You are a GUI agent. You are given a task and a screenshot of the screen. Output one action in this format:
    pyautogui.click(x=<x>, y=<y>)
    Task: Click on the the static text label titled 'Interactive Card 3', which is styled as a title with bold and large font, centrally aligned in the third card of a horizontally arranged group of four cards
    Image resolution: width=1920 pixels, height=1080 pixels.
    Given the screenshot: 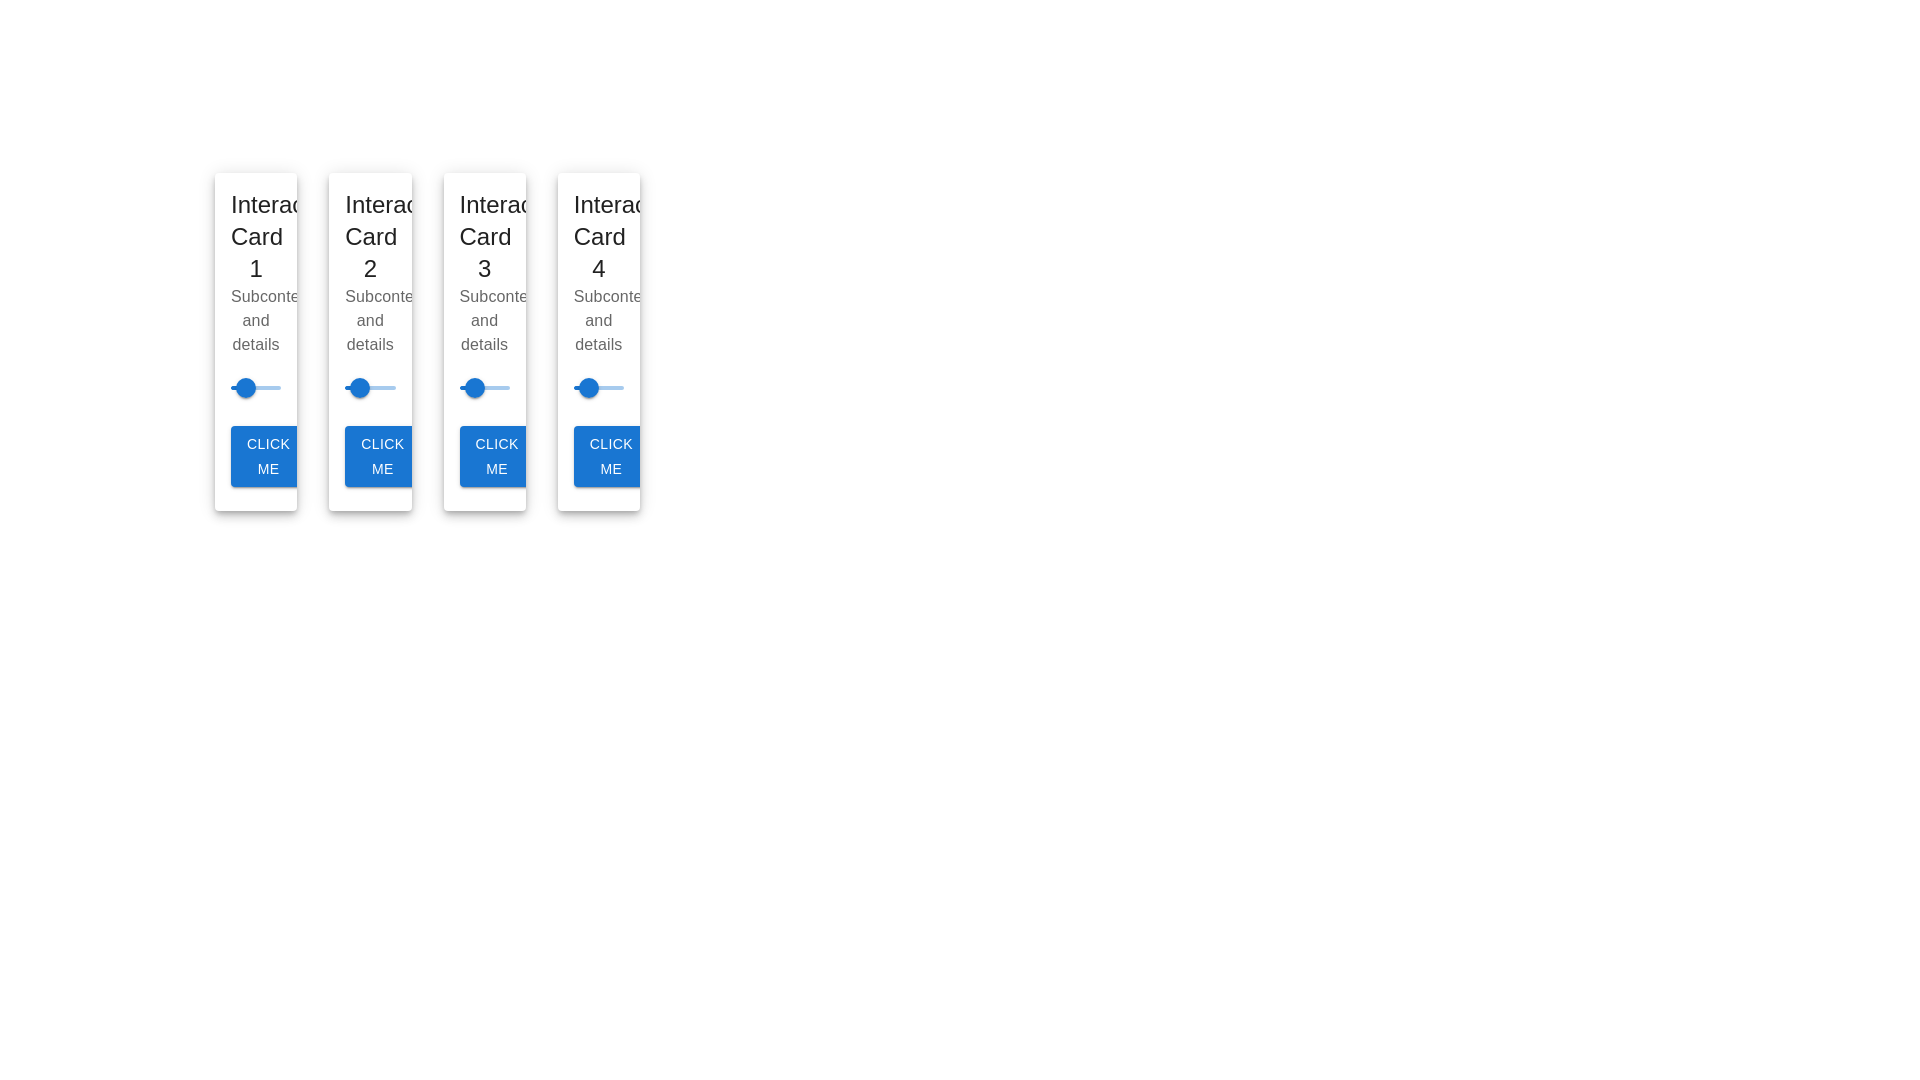 What is the action you would take?
    pyautogui.click(x=484, y=236)
    